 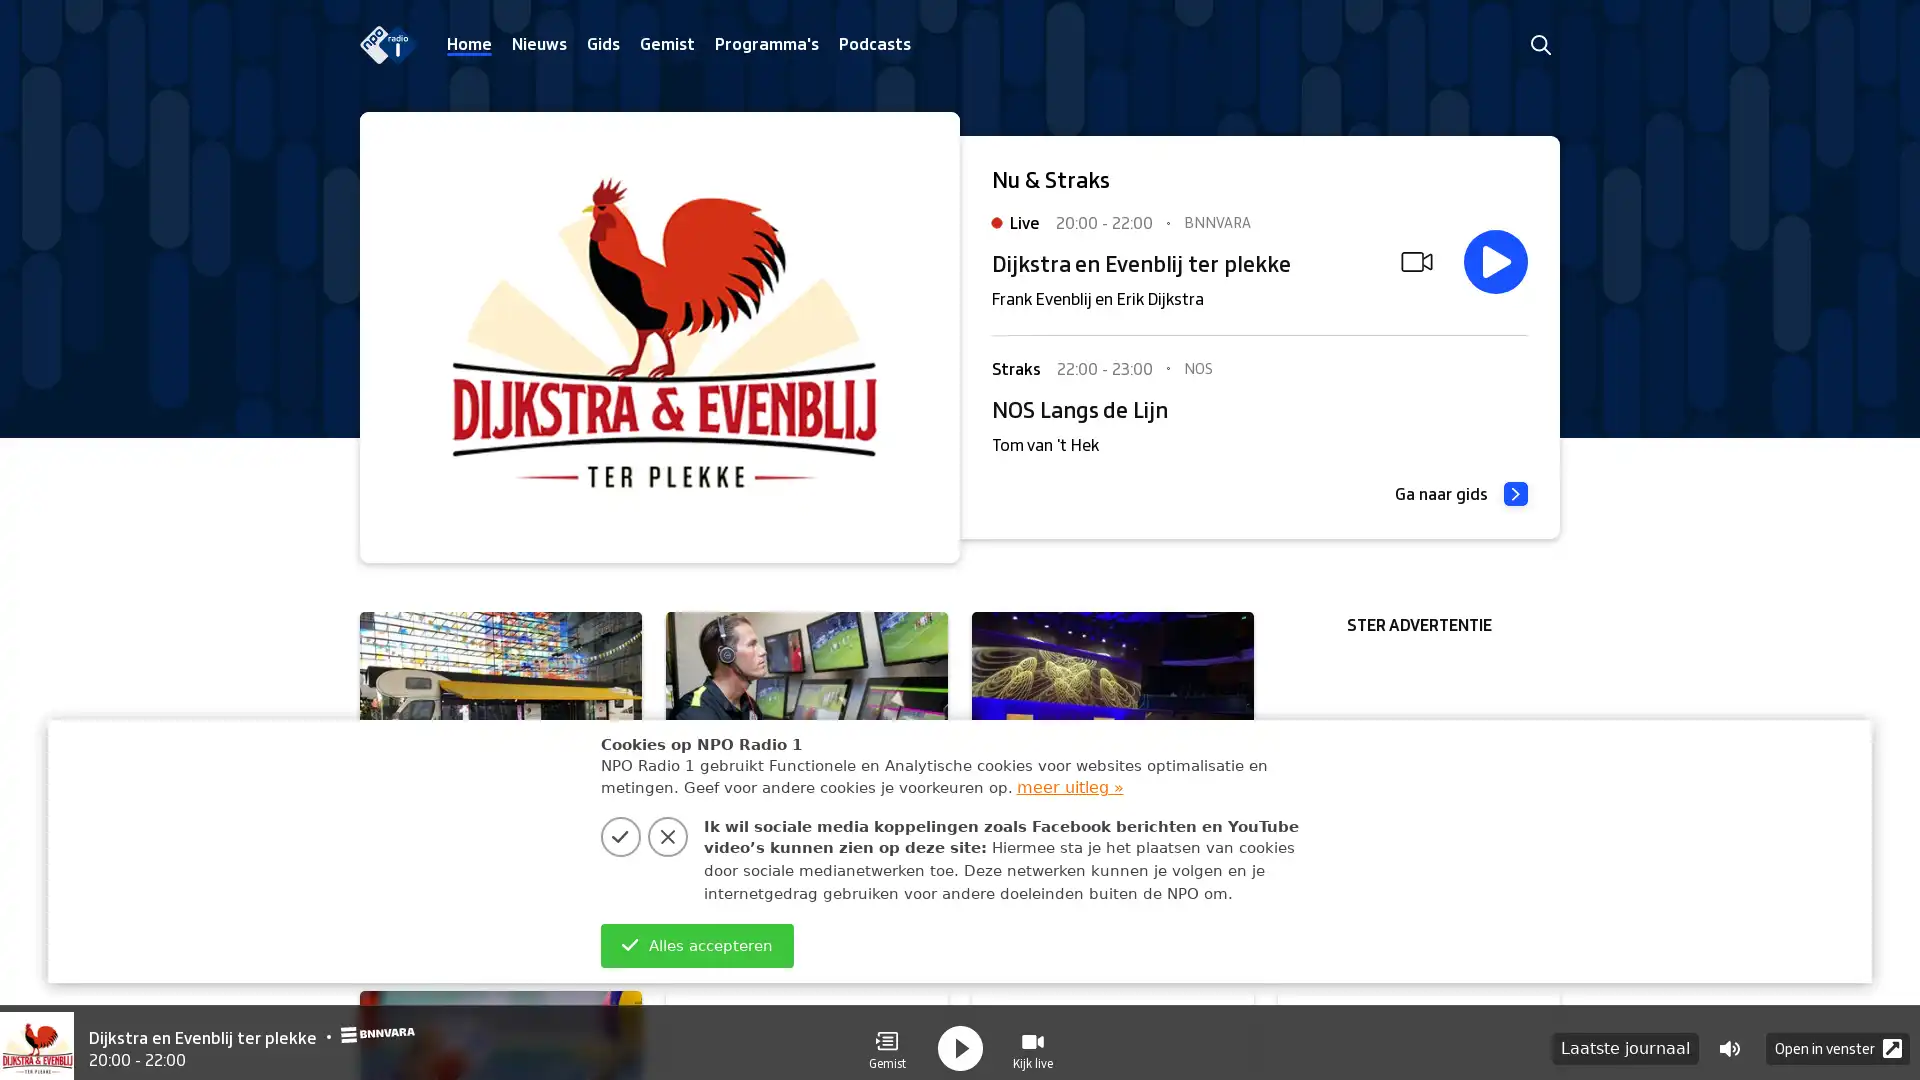 What do you see at coordinates (1032, 1036) in the screenshot?
I see `Visual Radio Kijk live` at bounding box center [1032, 1036].